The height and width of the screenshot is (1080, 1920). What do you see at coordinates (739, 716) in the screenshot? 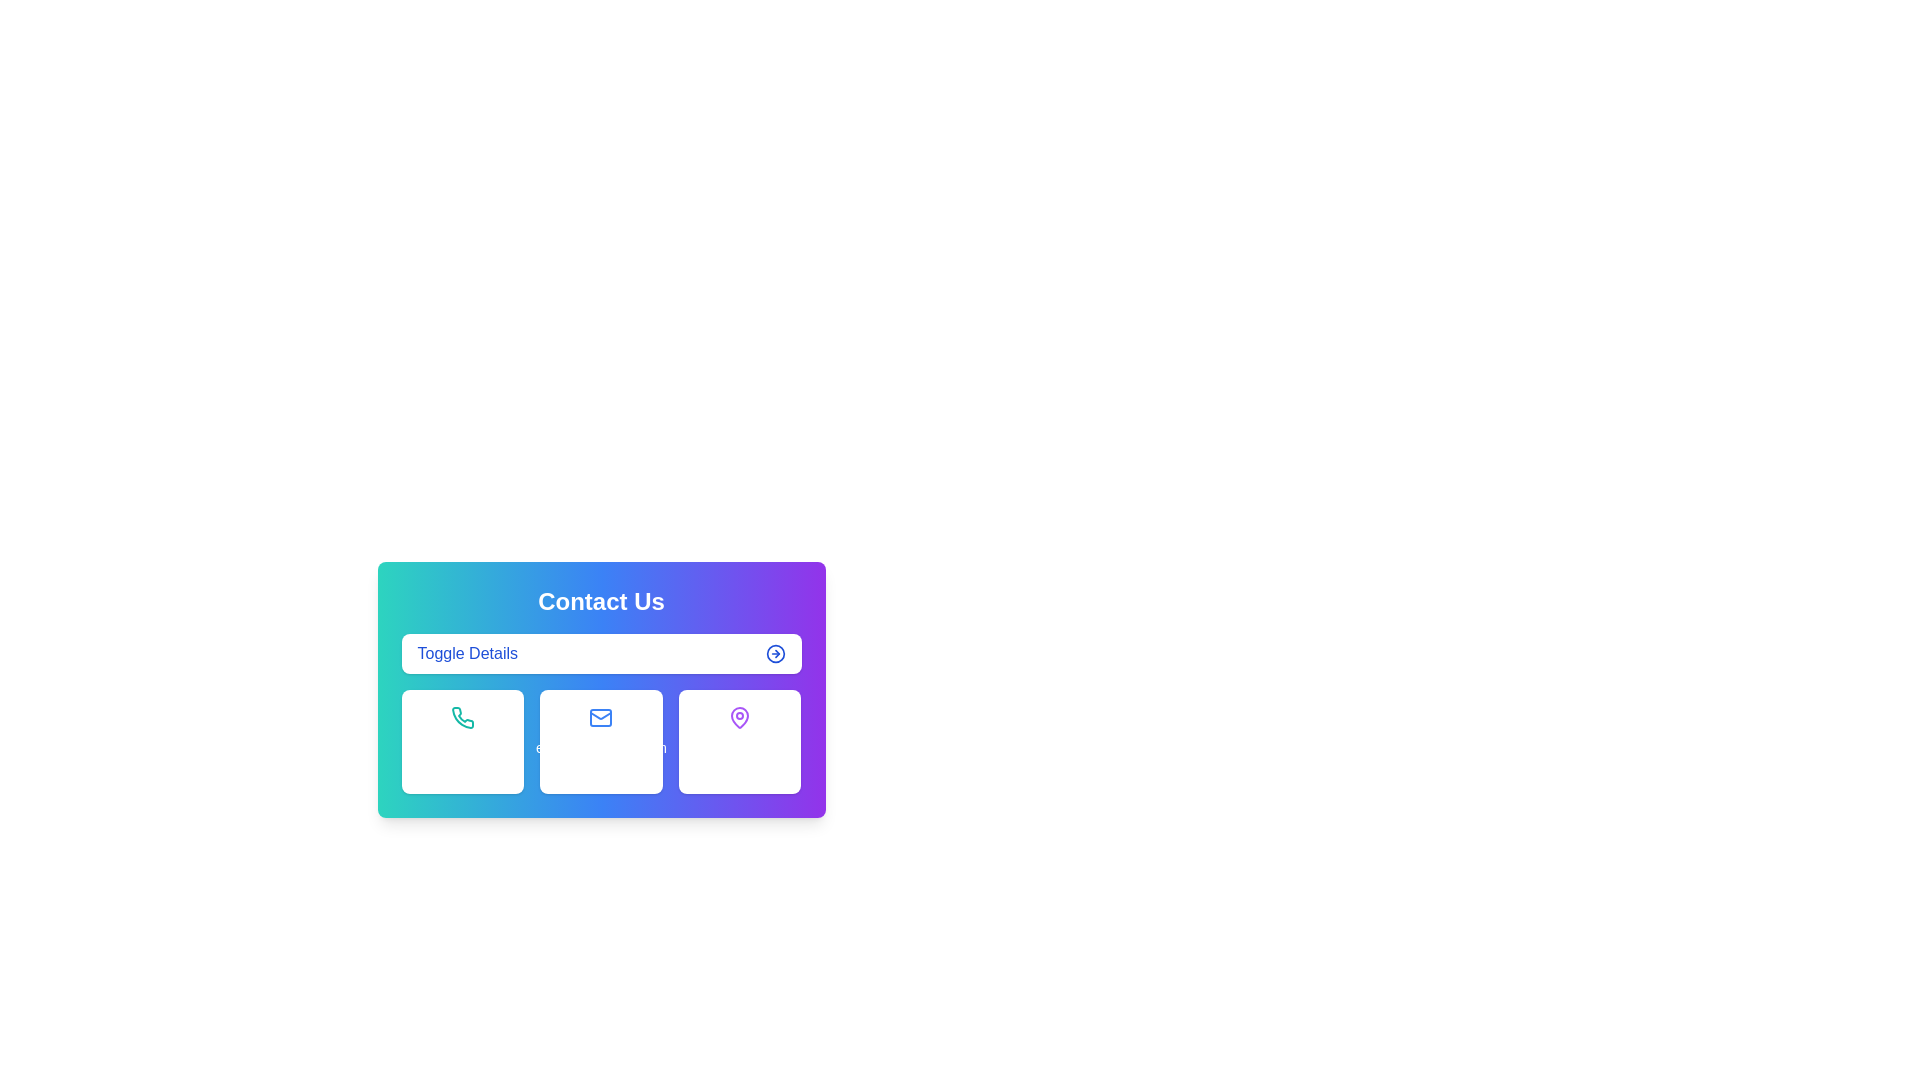
I see `the location-related action icon at the bottom of the 'Contact Us' panel` at bounding box center [739, 716].